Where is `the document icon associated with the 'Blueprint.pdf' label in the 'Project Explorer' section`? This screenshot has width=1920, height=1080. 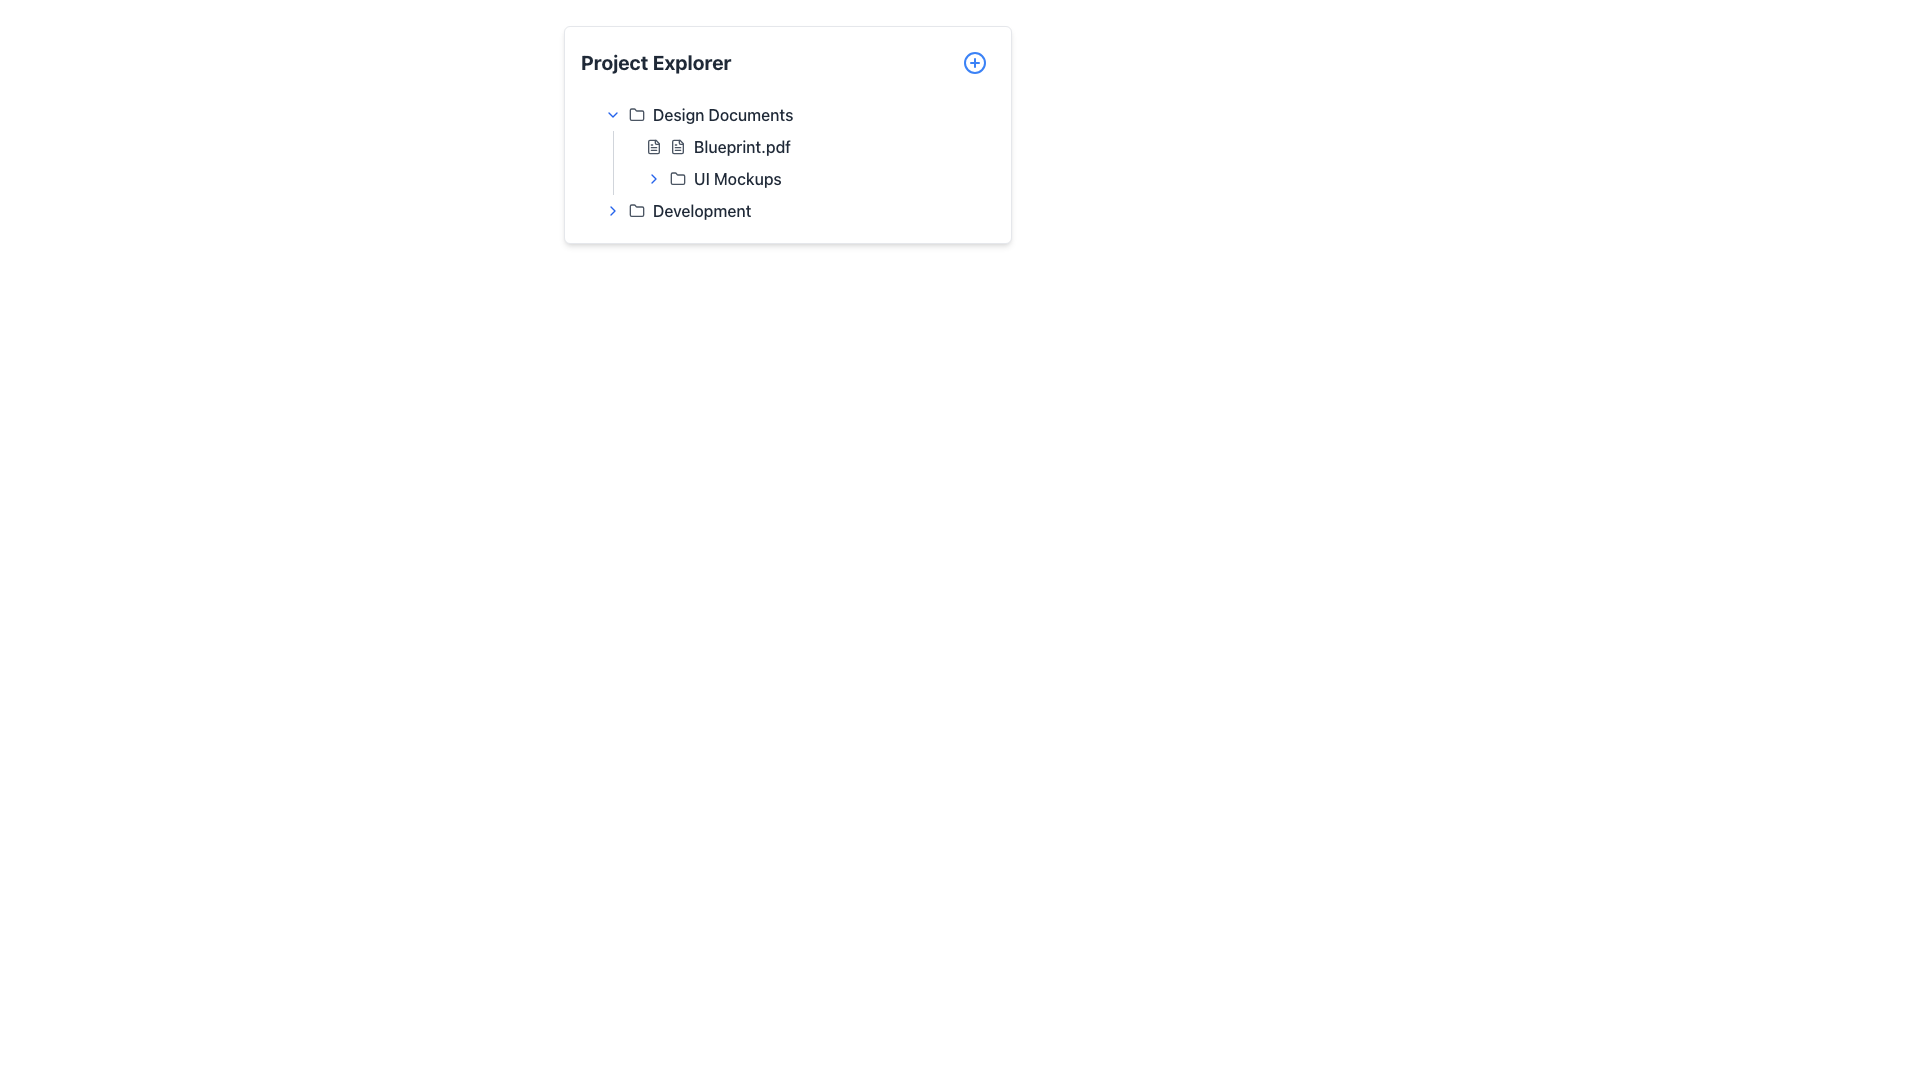 the document icon associated with the 'Blueprint.pdf' label in the 'Project Explorer' section is located at coordinates (653, 145).